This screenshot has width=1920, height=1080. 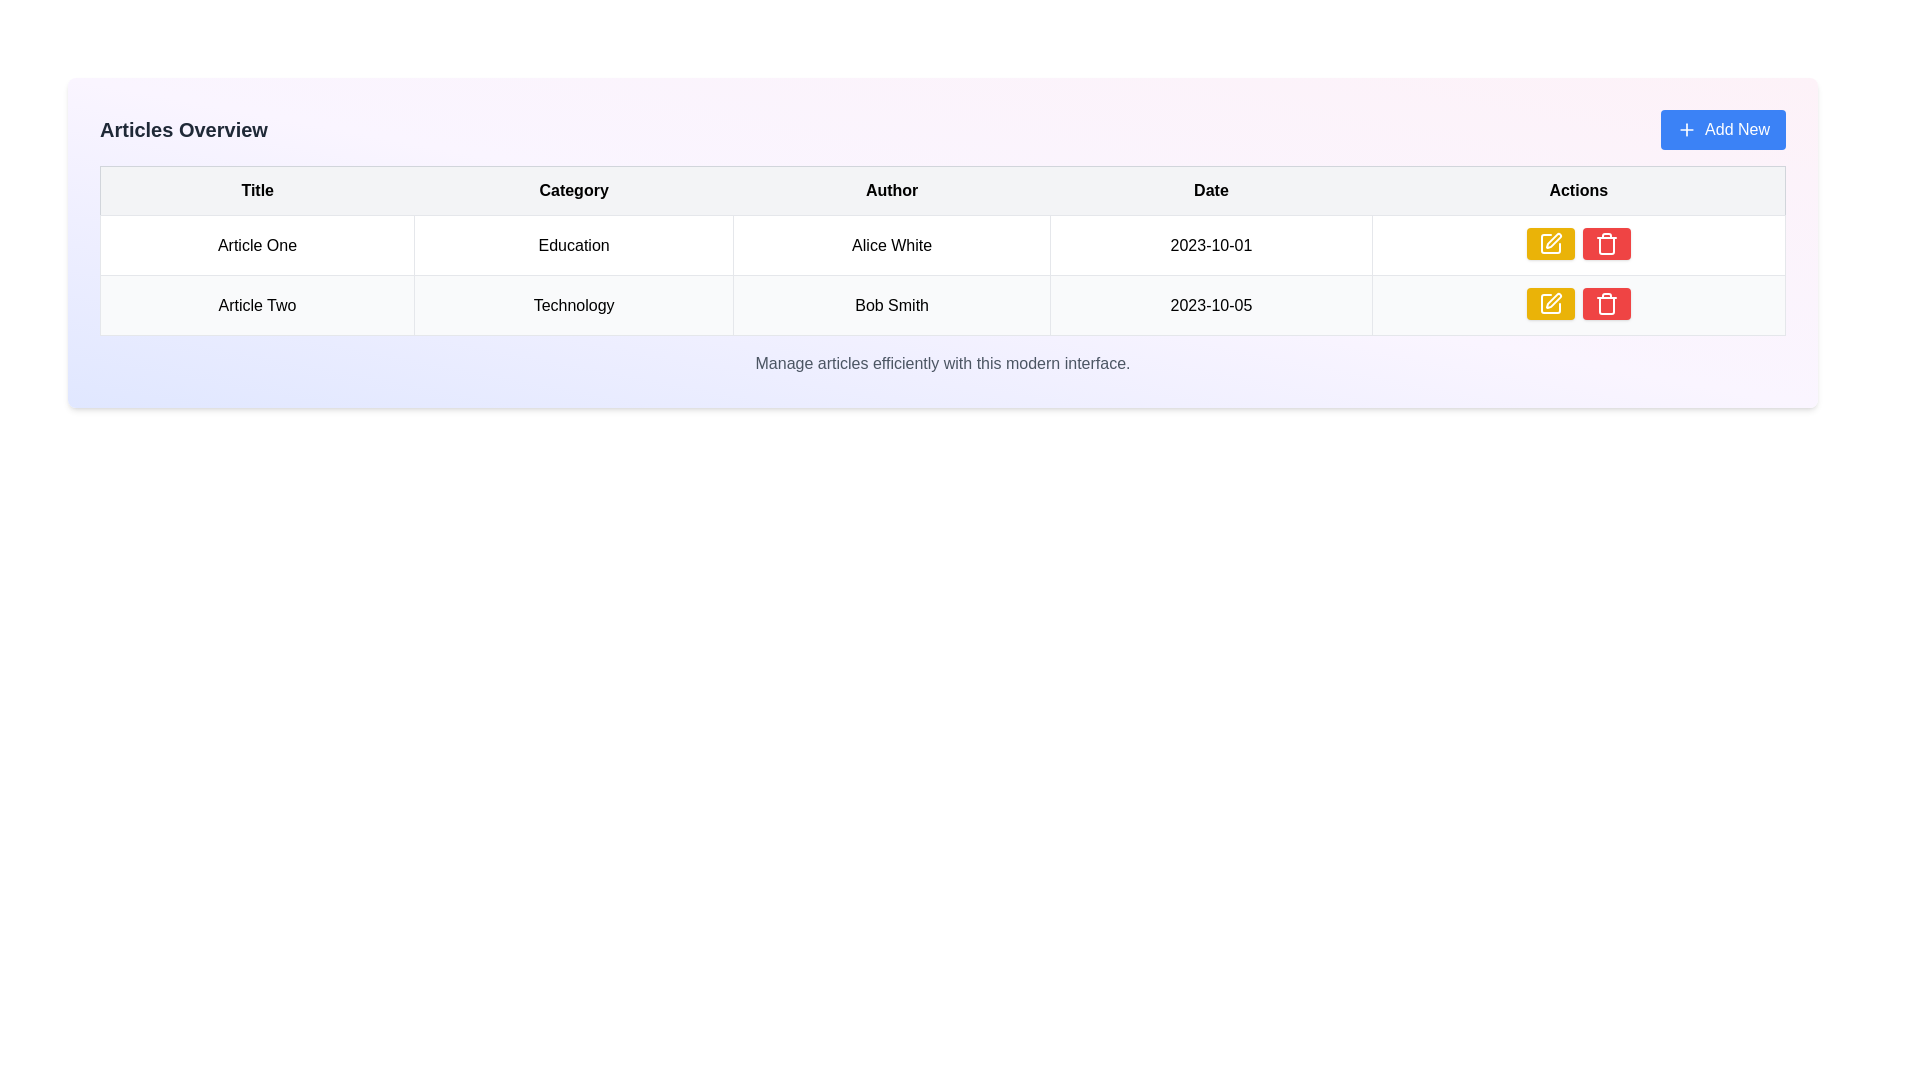 I want to click on the 'Add New Item' button located in the upper right corner of the 'Articles Overview' section for accessibility navigation, so click(x=1722, y=130).